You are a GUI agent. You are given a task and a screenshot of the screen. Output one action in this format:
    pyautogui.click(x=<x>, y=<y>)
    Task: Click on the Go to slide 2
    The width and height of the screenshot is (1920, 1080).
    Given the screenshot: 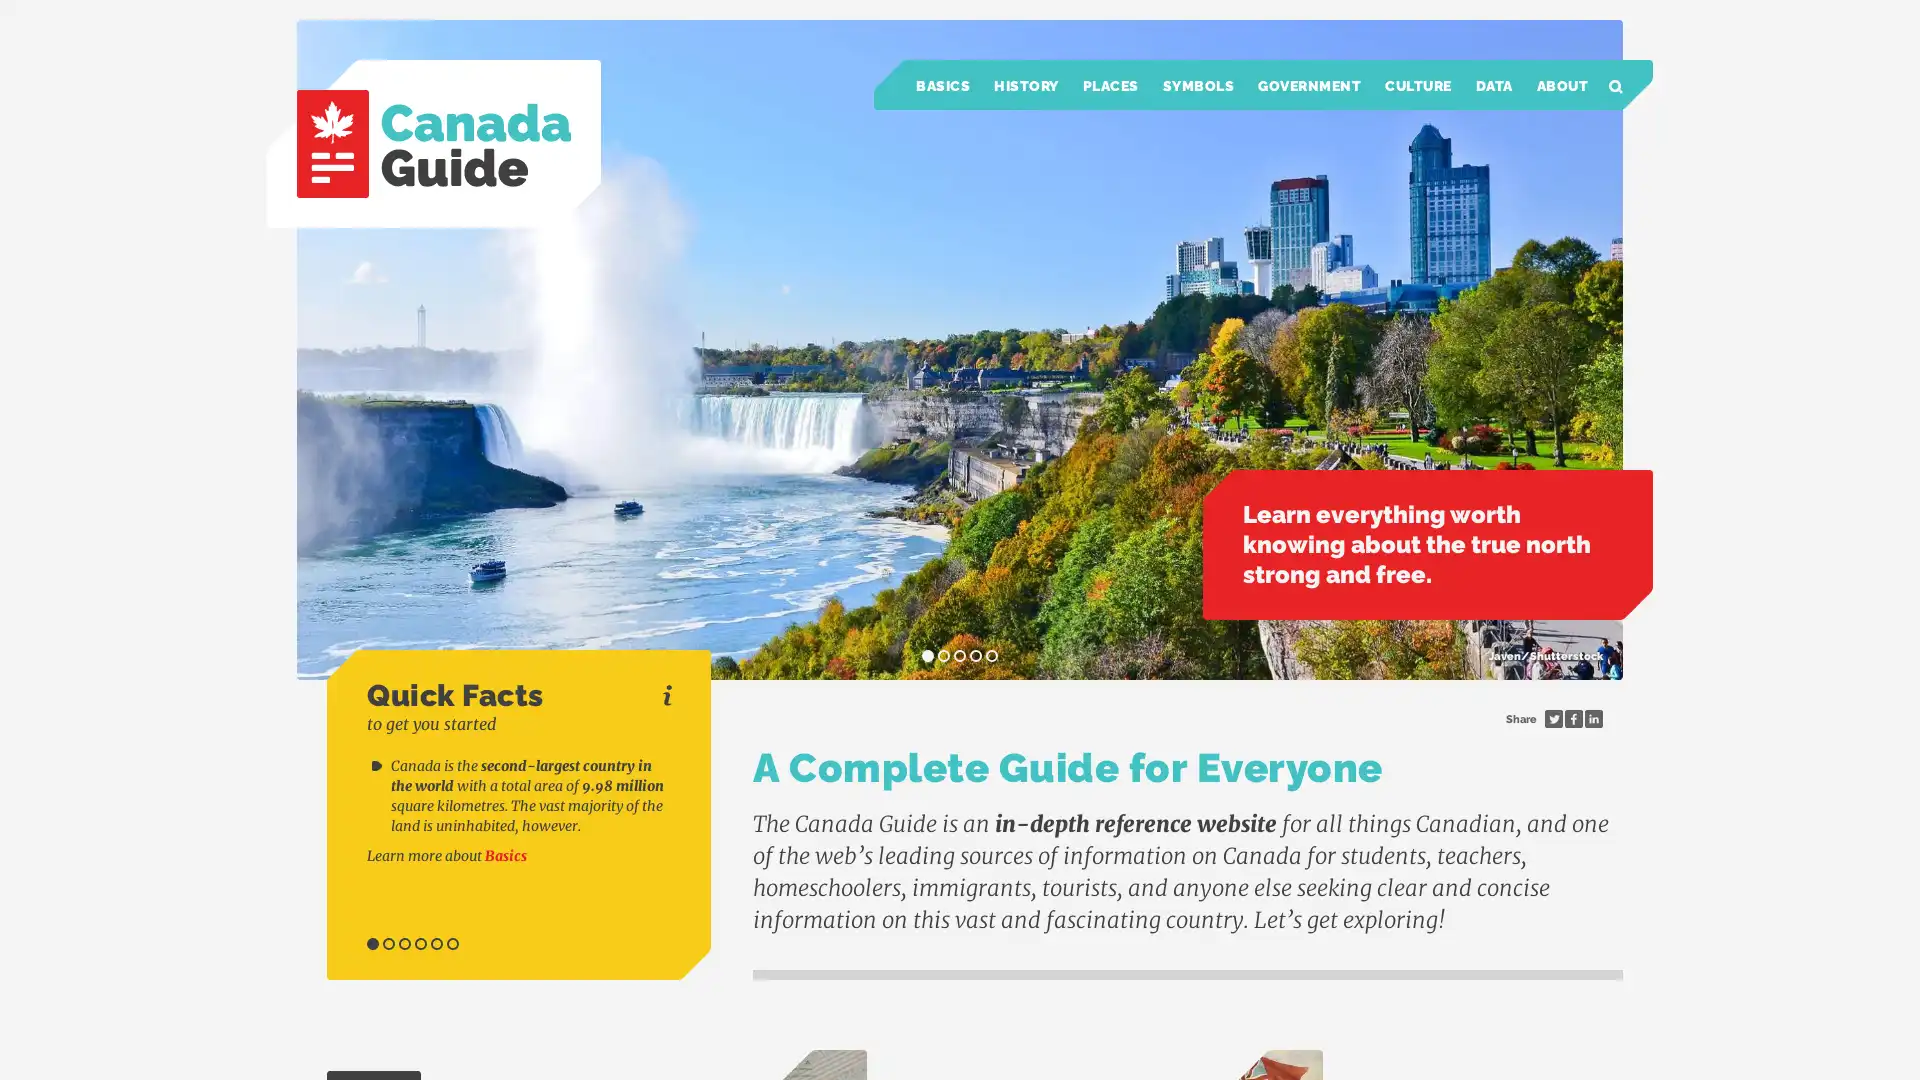 What is the action you would take?
    pyautogui.click(x=388, y=944)
    